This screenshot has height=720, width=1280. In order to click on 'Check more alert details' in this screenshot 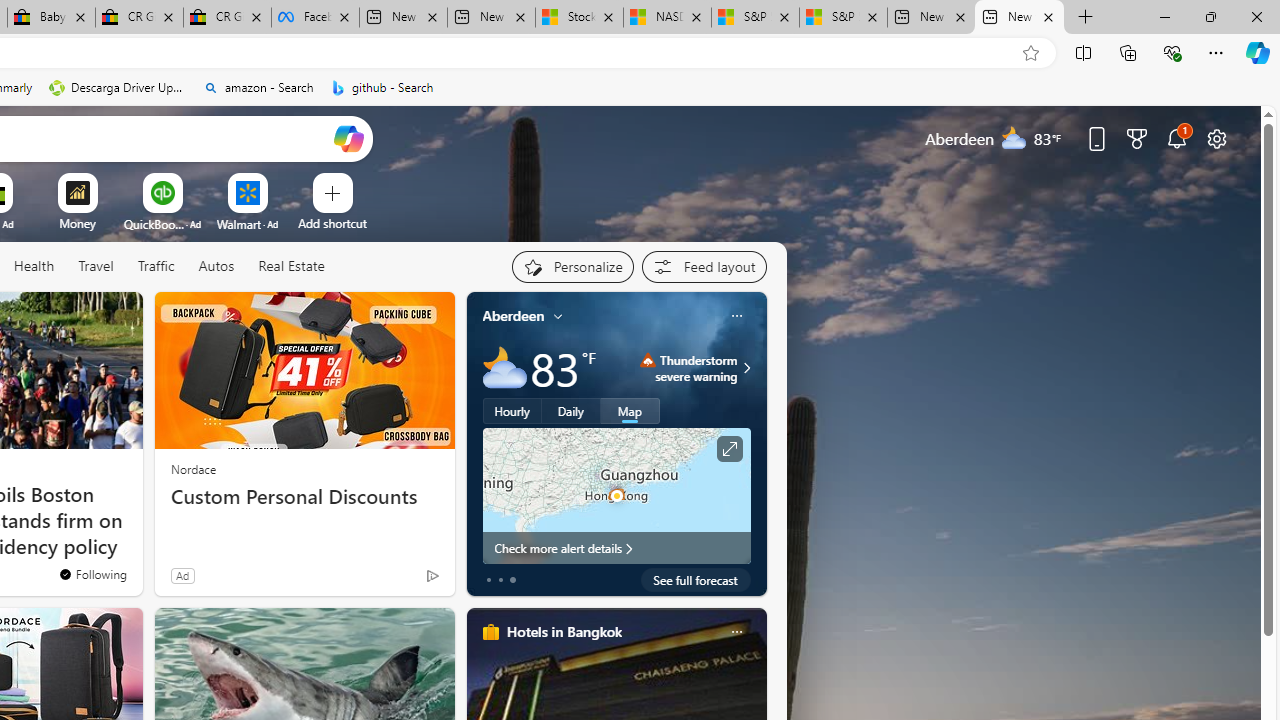, I will do `click(615, 547)`.